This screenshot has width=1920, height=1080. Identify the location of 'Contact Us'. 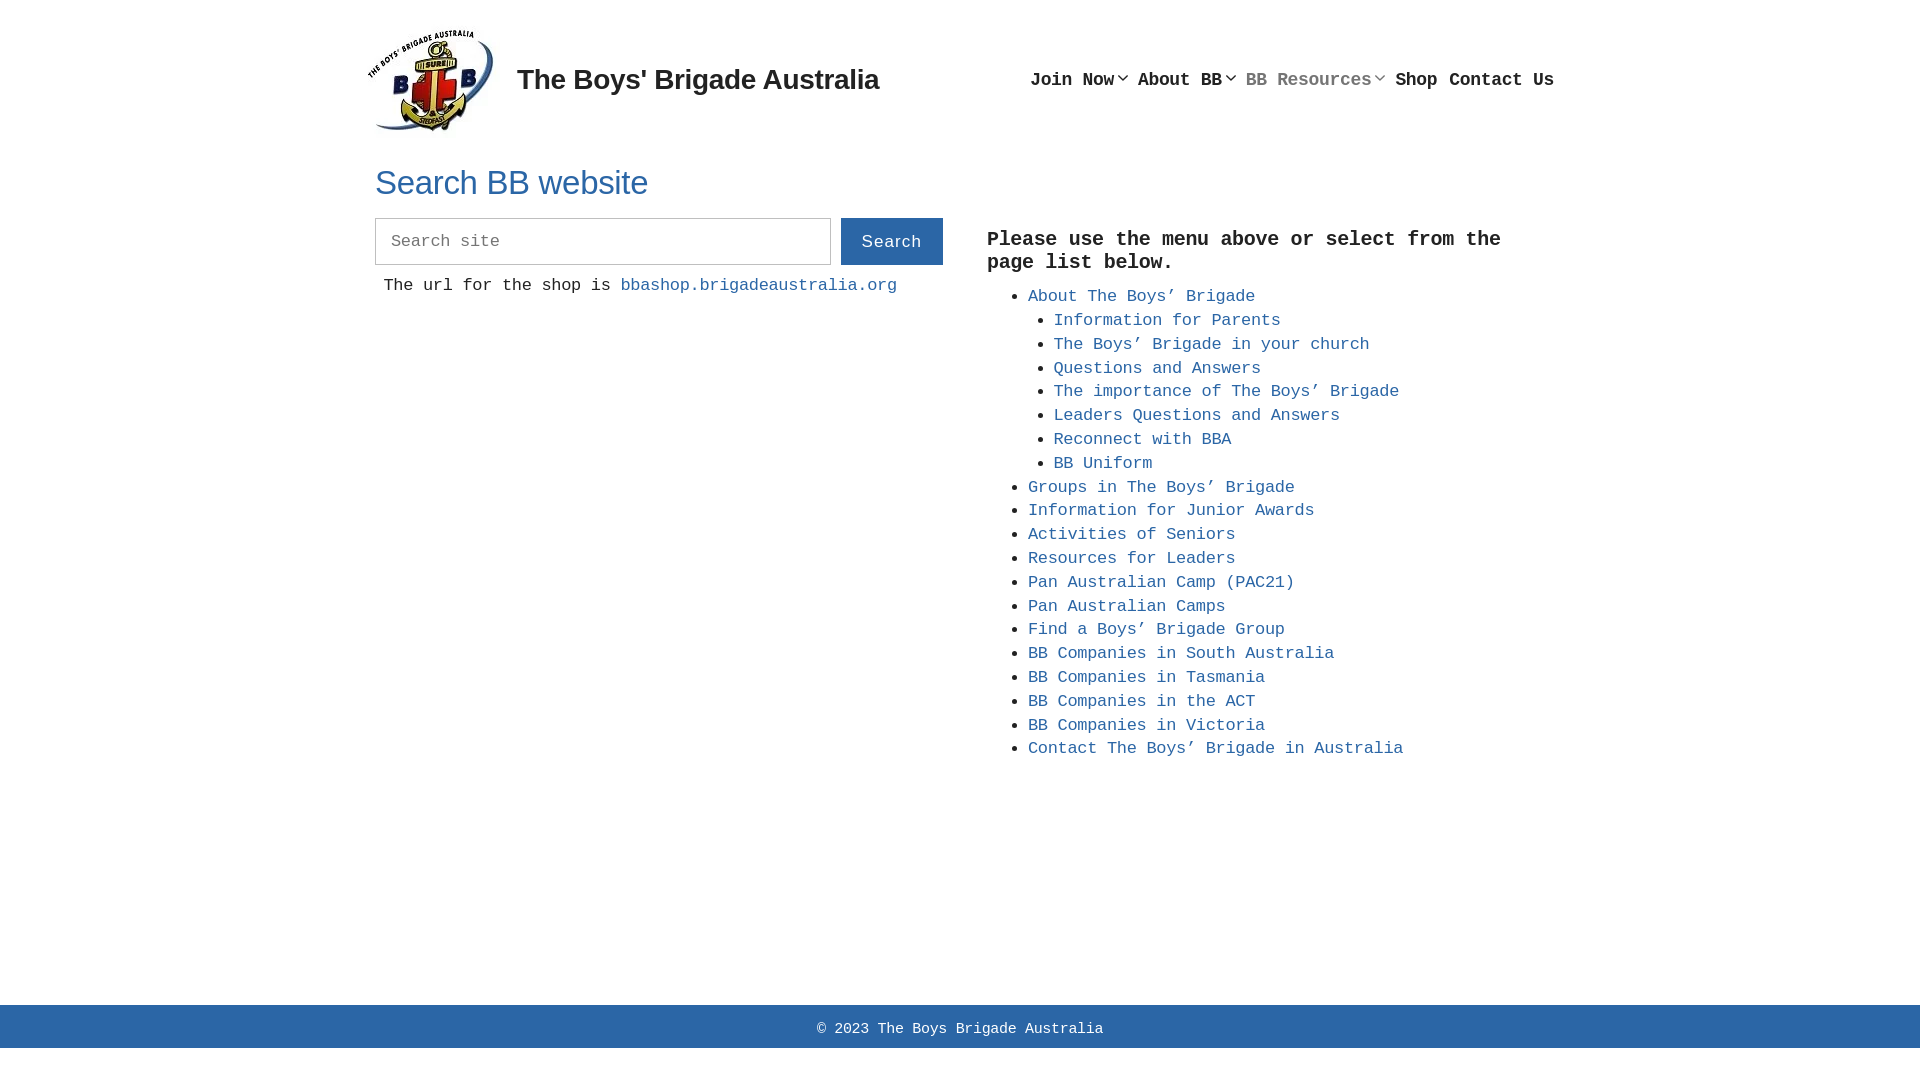
(1501, 79).